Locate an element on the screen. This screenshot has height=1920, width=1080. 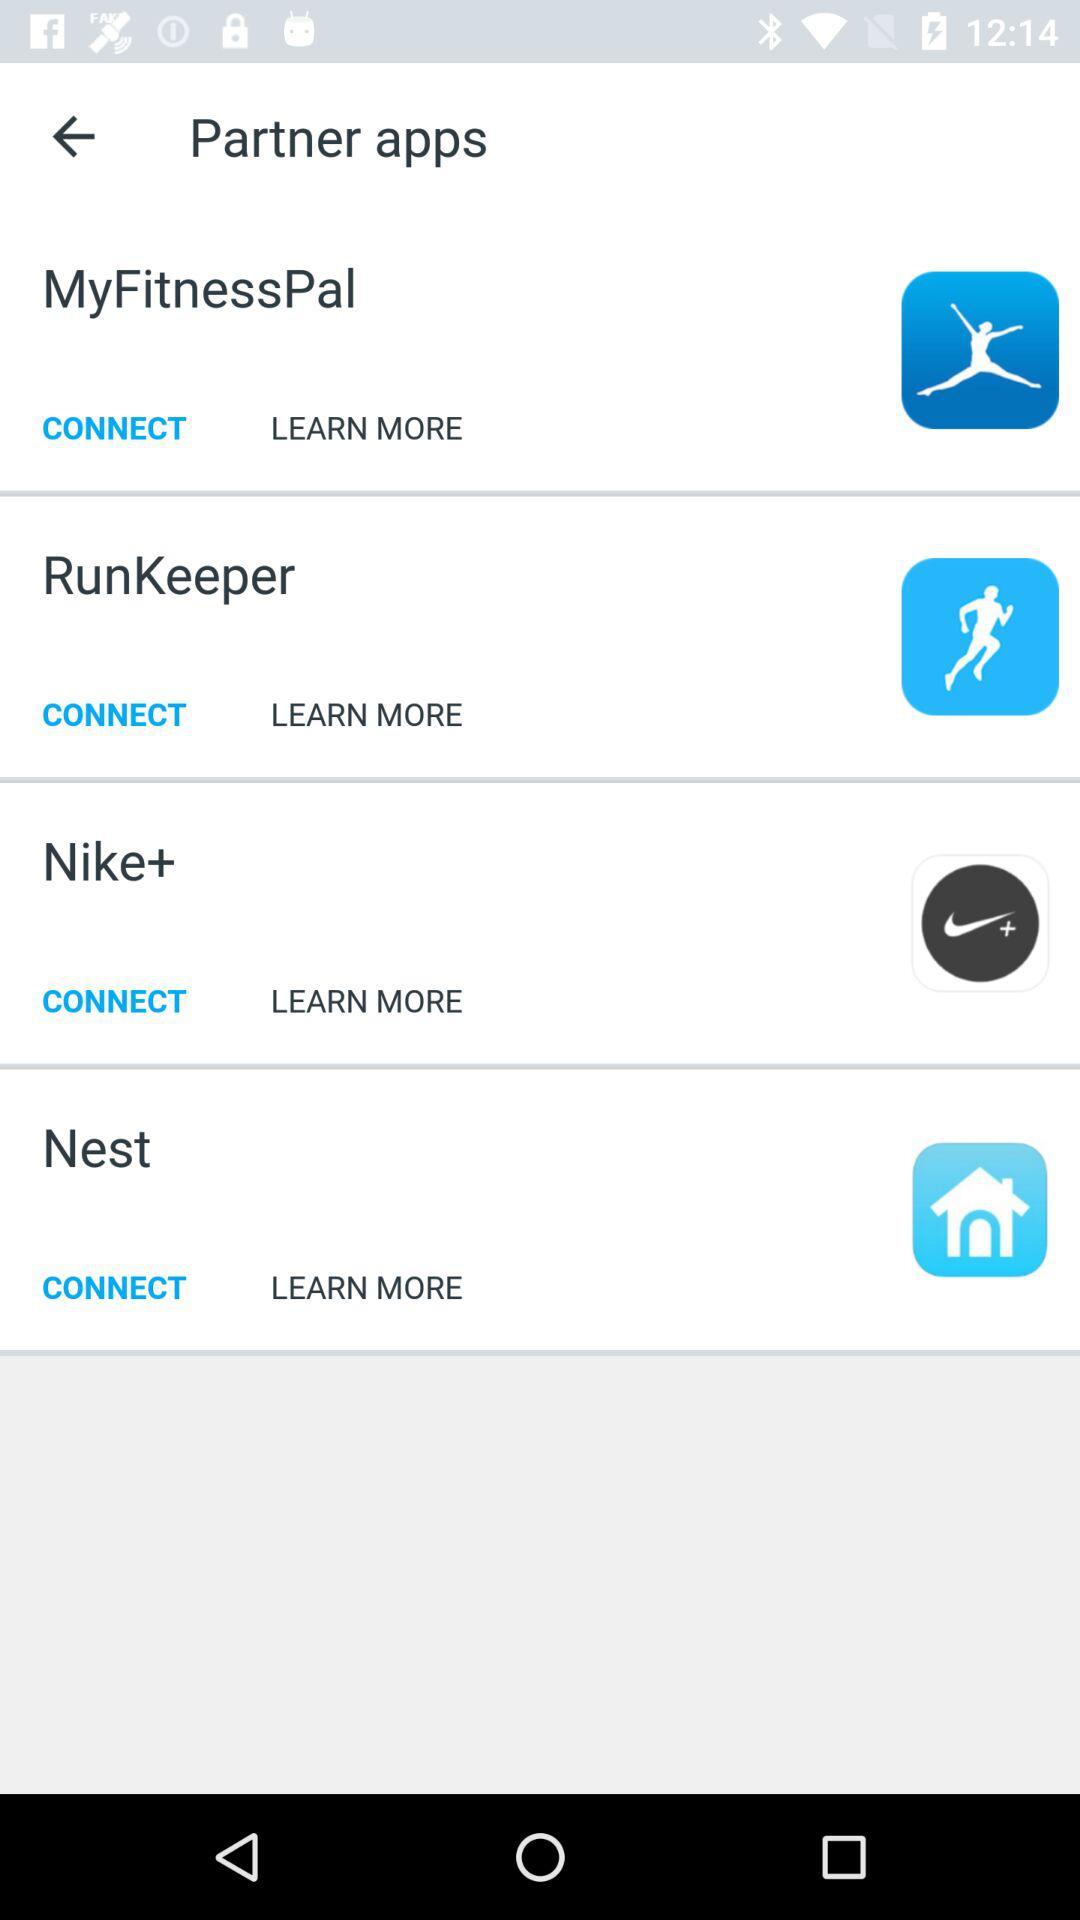
the item above myfitnesspal icon is located at coordinates (72, 135).